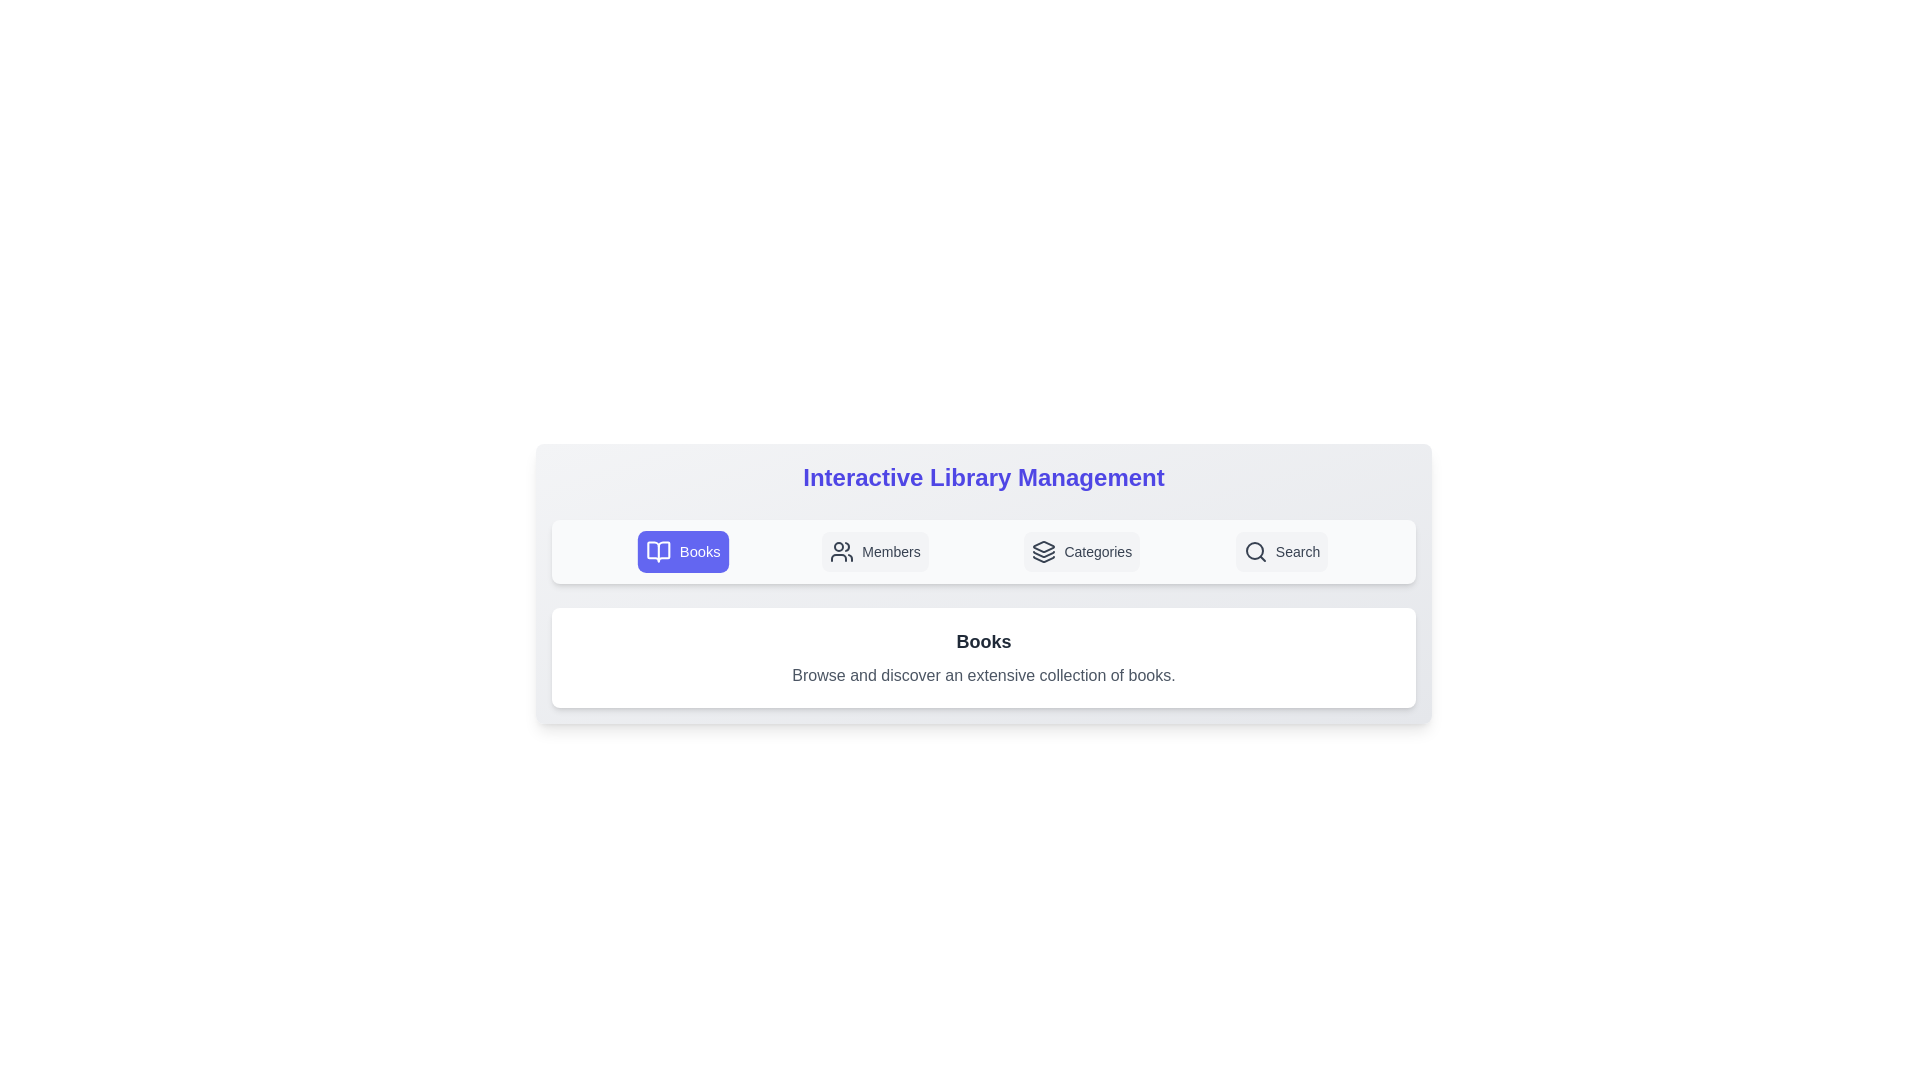 This screenshot has height=1080, width=1920. What do you see at coordinates (1043, 551) in the screenshot?
I see `the dark gray line art icon representing the 'Categories' section in the navigation bar` at bounding box center [1043, 551].